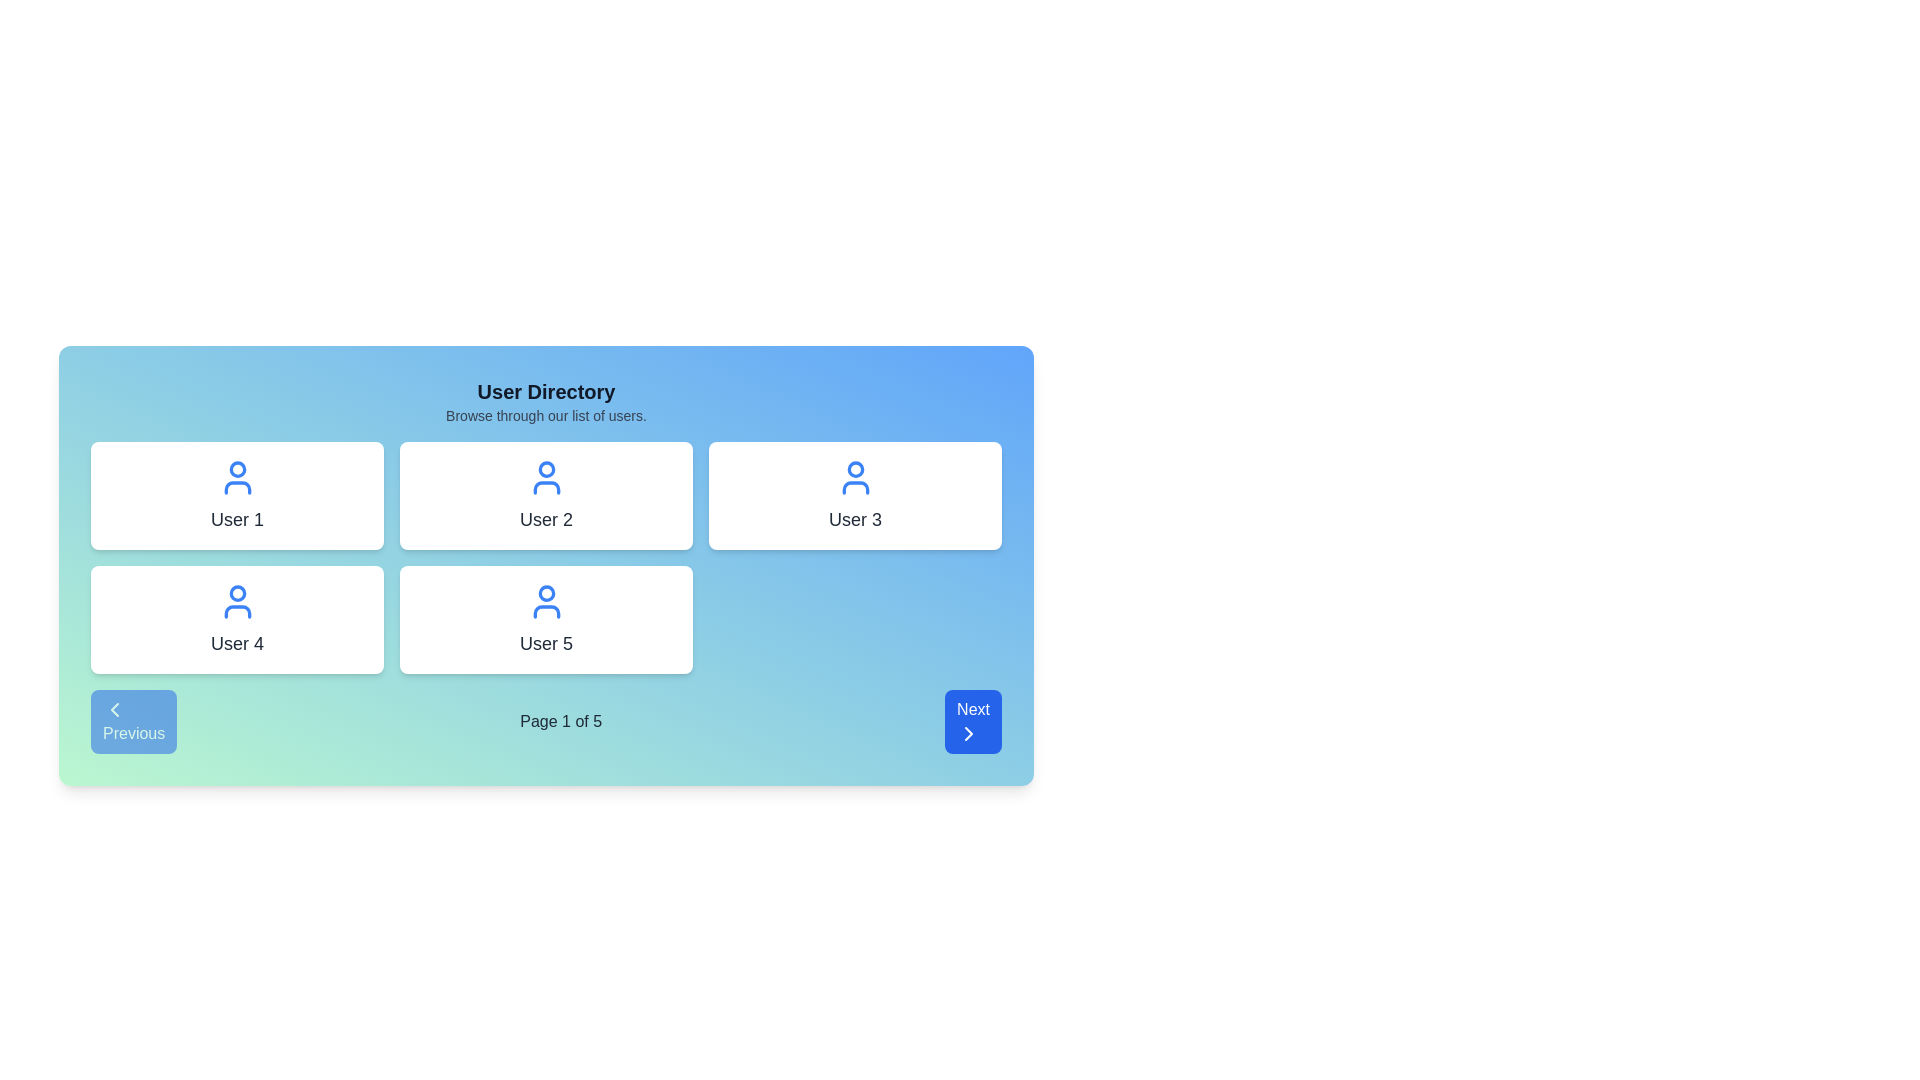 The image size is (1920, 1080). What do you see at coordinates (546, 519) in the screenshot?
I see `the informational text label in the second card of the User Directory interface, which identifies the associated user and is positioned below a blue user icon` at bounding box center [546, 519].